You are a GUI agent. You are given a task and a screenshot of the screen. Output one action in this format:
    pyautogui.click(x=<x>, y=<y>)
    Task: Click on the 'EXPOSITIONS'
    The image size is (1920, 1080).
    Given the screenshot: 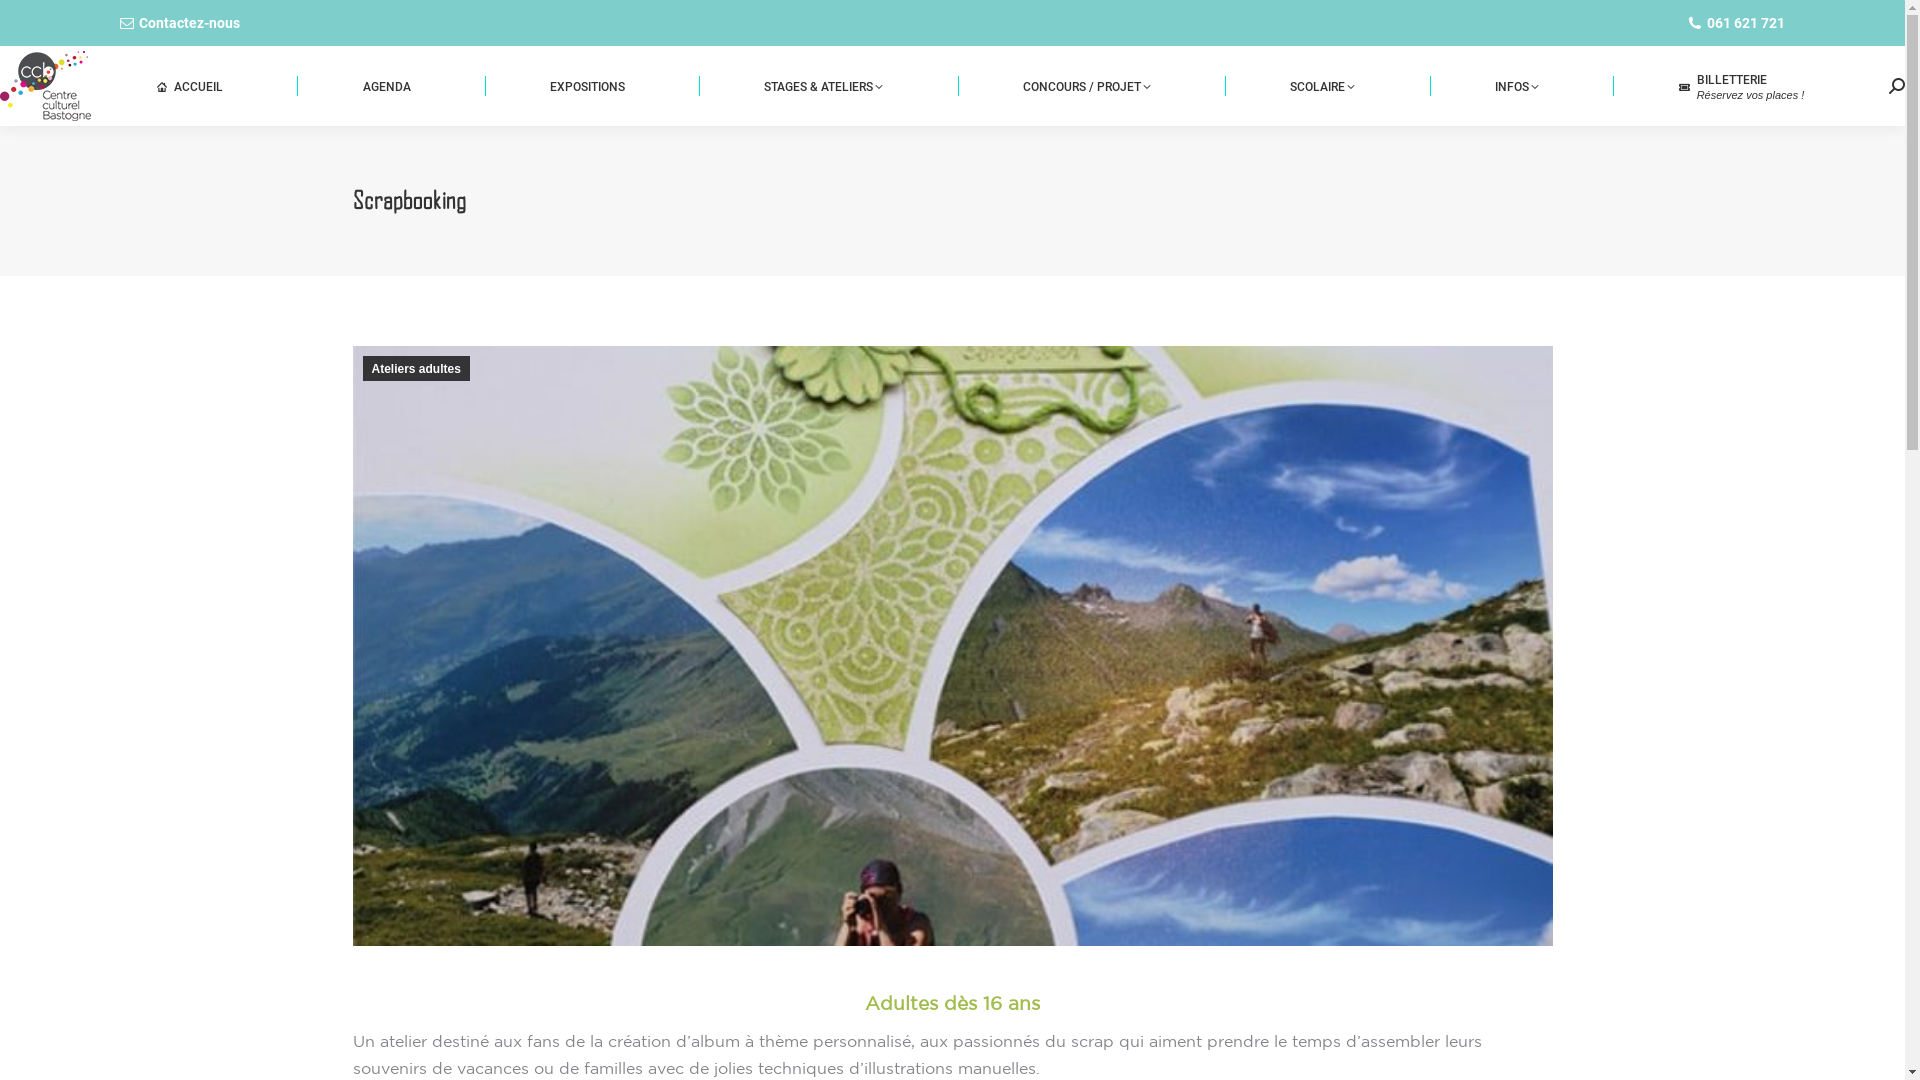 What is the action you would take?
    pyautogui.click(x=585, y=84)
    